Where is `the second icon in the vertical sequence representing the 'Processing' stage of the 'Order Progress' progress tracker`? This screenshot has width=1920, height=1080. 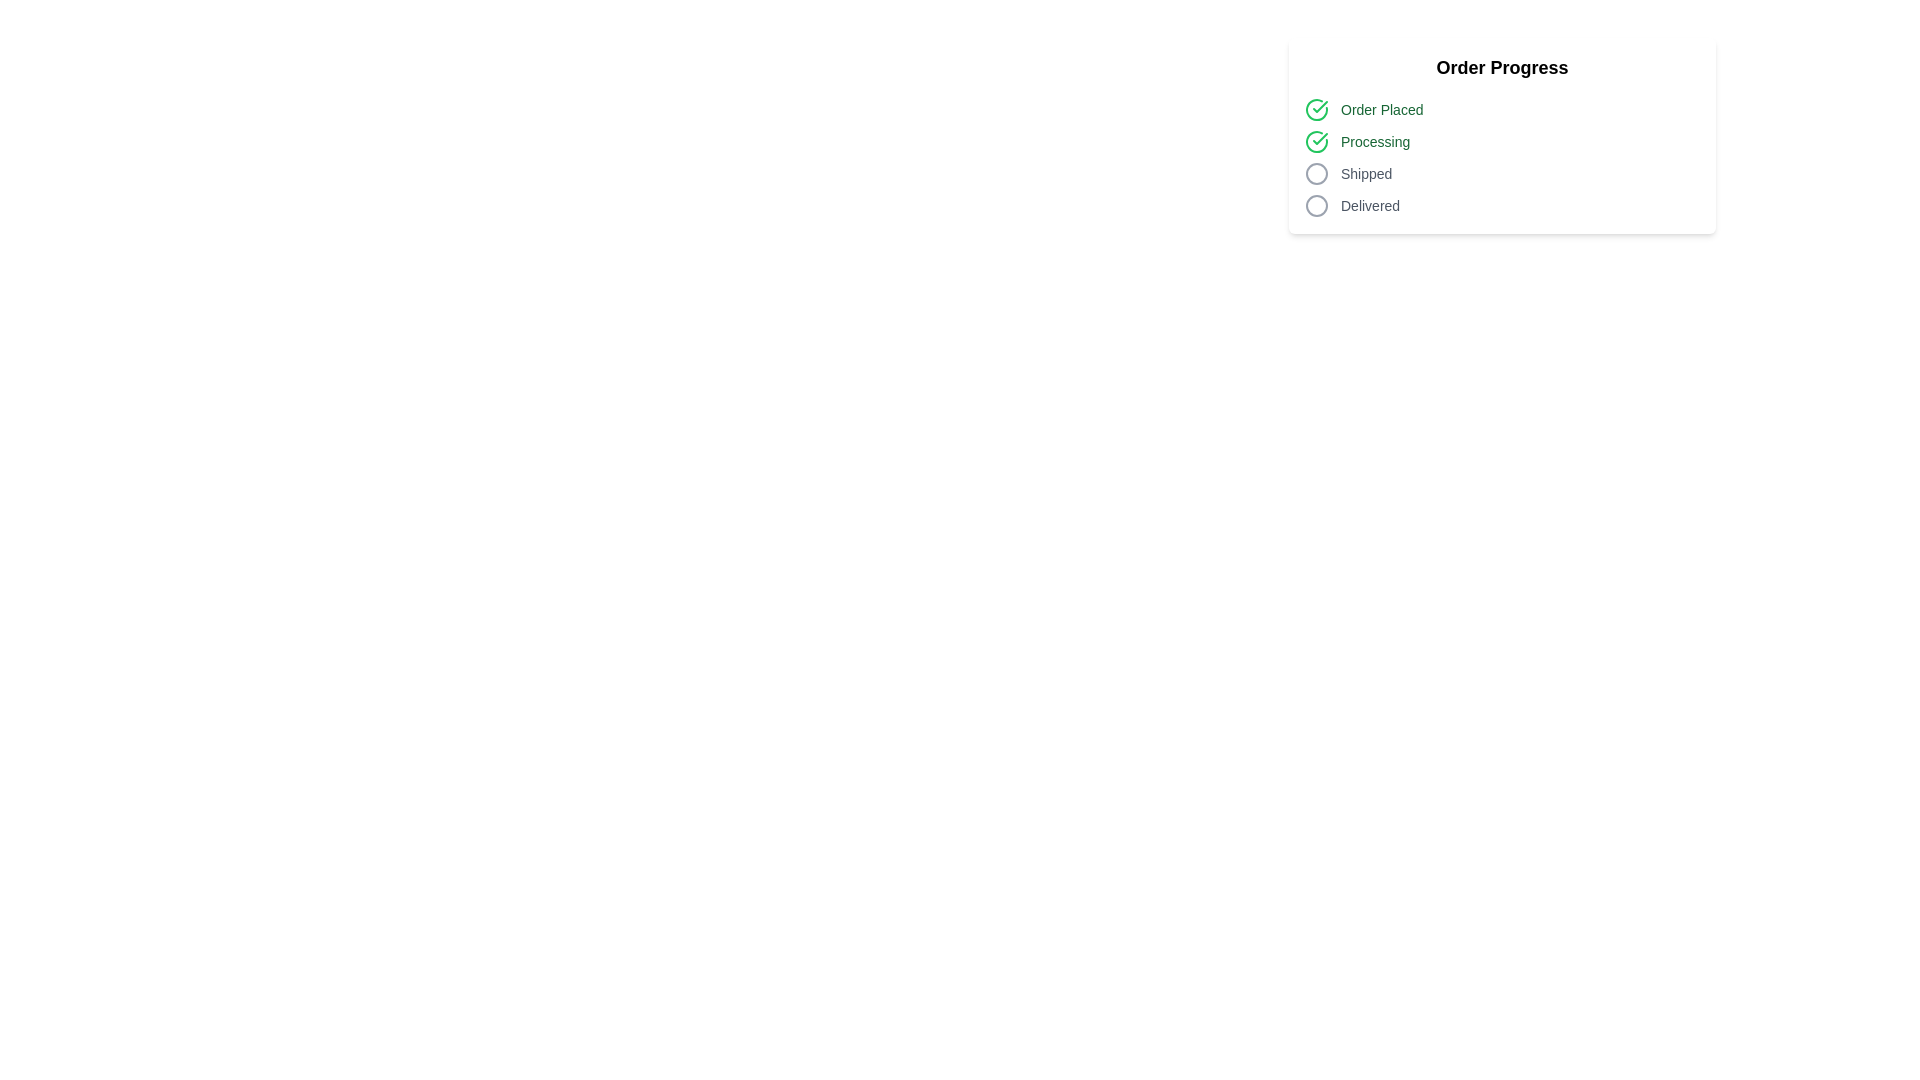
the second icon in the vertical sequence representing the 'Processing' stage of the 'Order Progress' progress tracker is located at coordinates (1316, 141).